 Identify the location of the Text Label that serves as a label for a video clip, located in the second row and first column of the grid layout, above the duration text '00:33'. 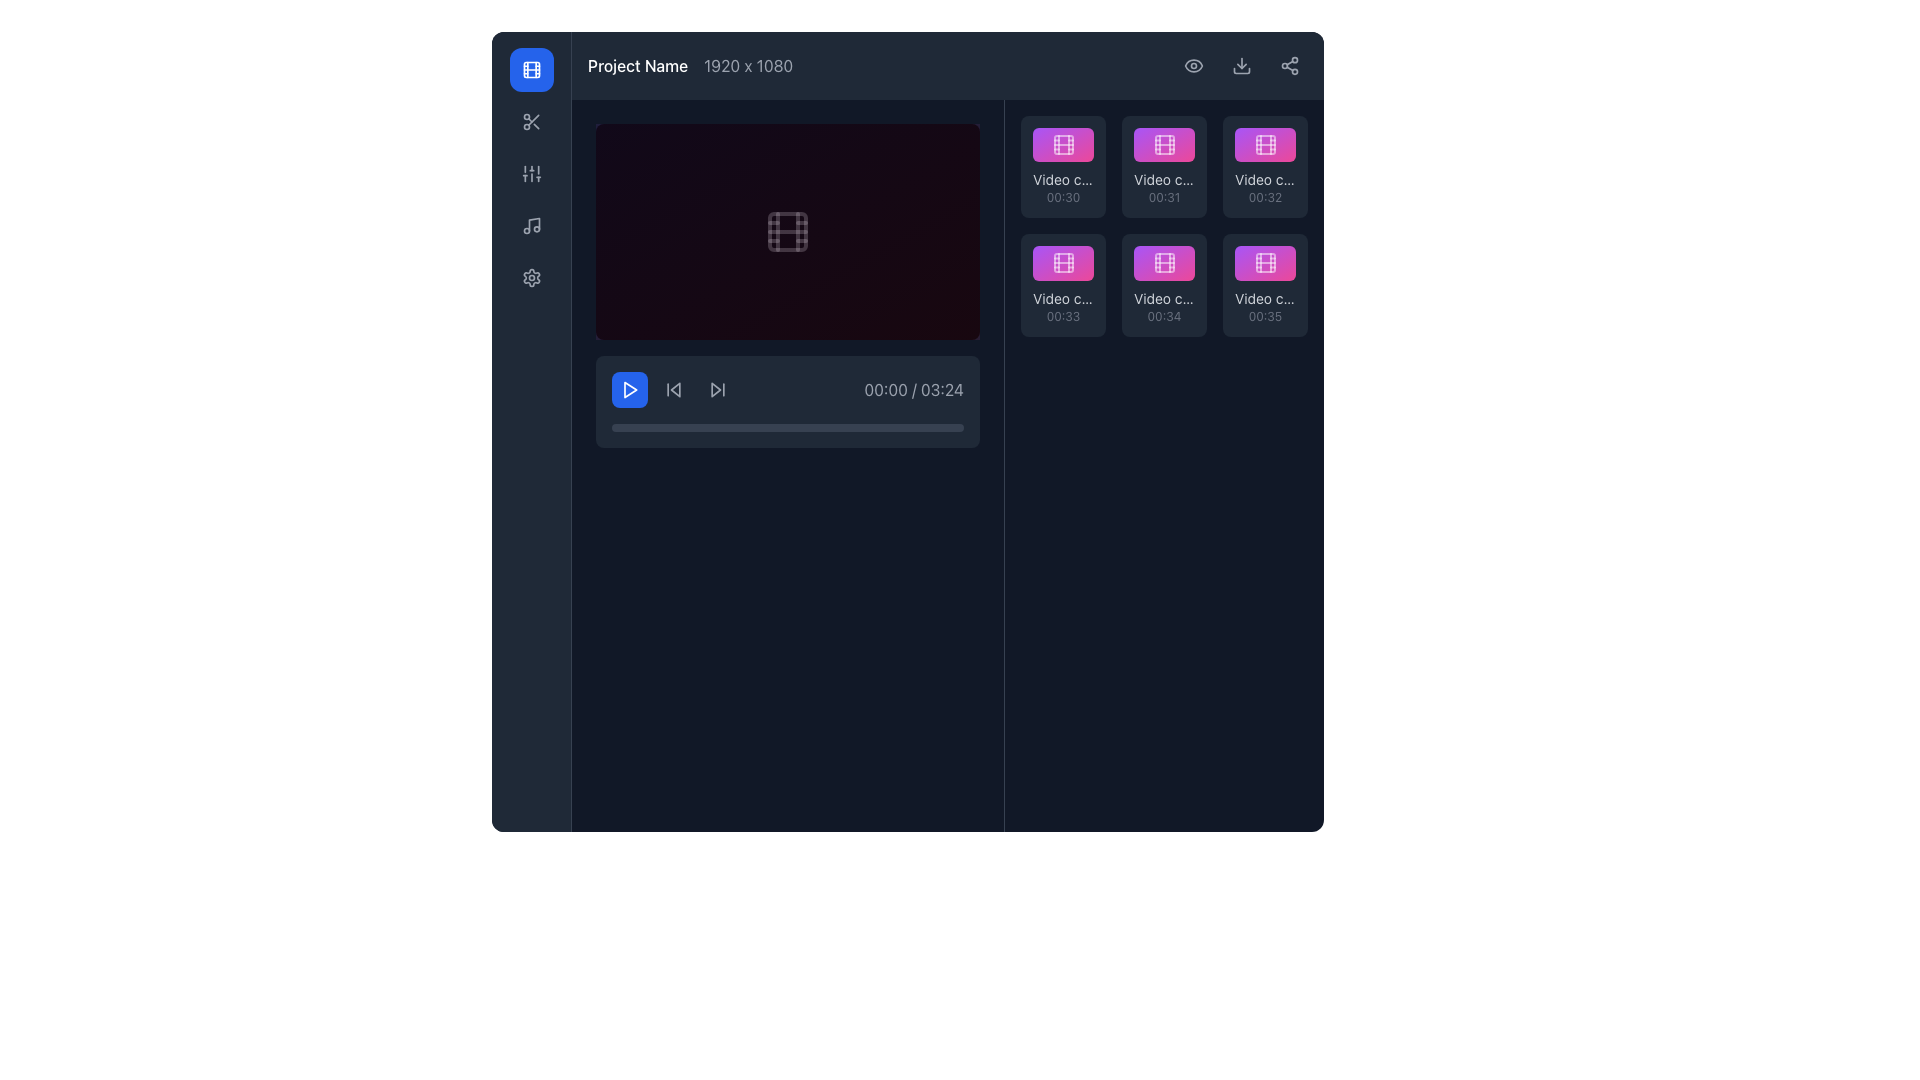
(1062, 298).